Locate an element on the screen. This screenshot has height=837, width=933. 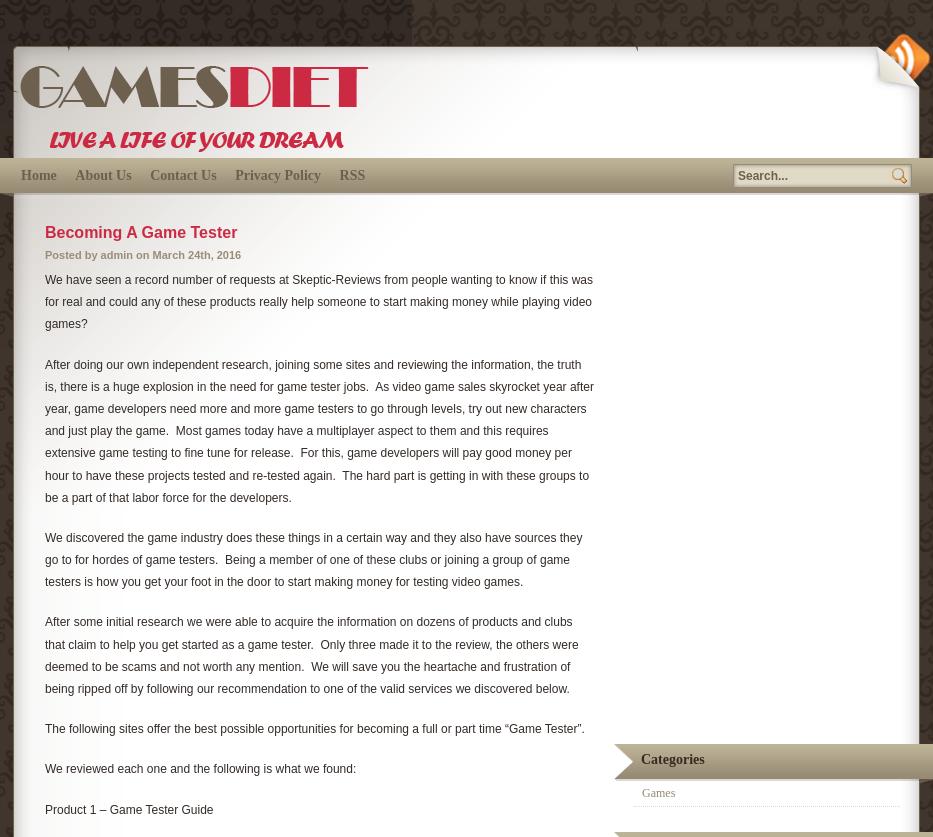
'We have seen a record number of requests at Skeptic-Reviews from people wanting to know if this was for real and could any of these products really help someone to start making money while playing video games?' is located at coordinates (43, 301).